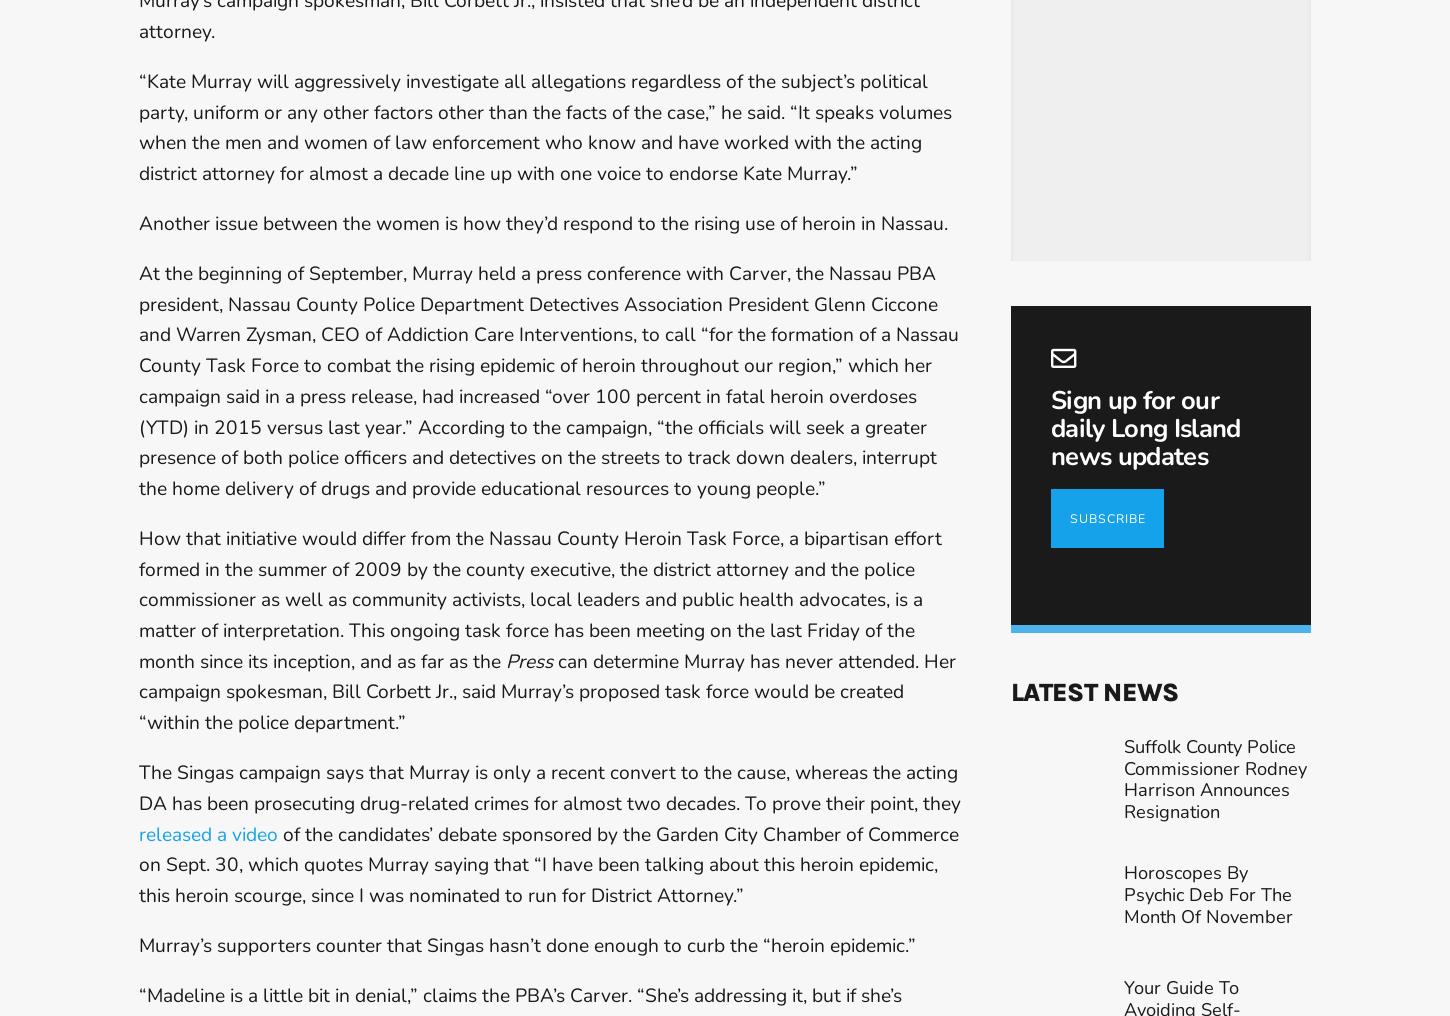 Image resolution: width=1450 pixels, height=1016 pixels. What do you see at coordinates (1214, 822) in the screenshot?
I see `'Rodney Harrison Announces'` at bounding box center [1214, 822].